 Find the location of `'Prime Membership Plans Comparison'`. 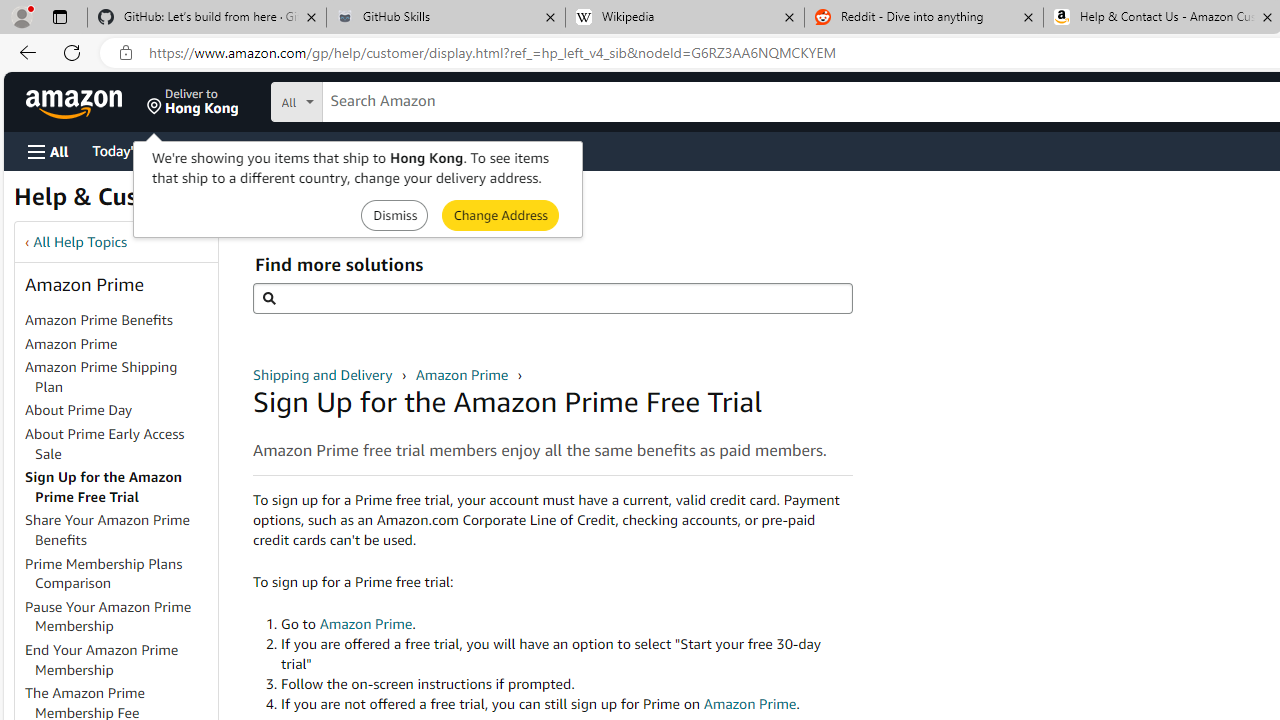

'Prime Membership Plans Comparison' is located at coordinates (103, 573).